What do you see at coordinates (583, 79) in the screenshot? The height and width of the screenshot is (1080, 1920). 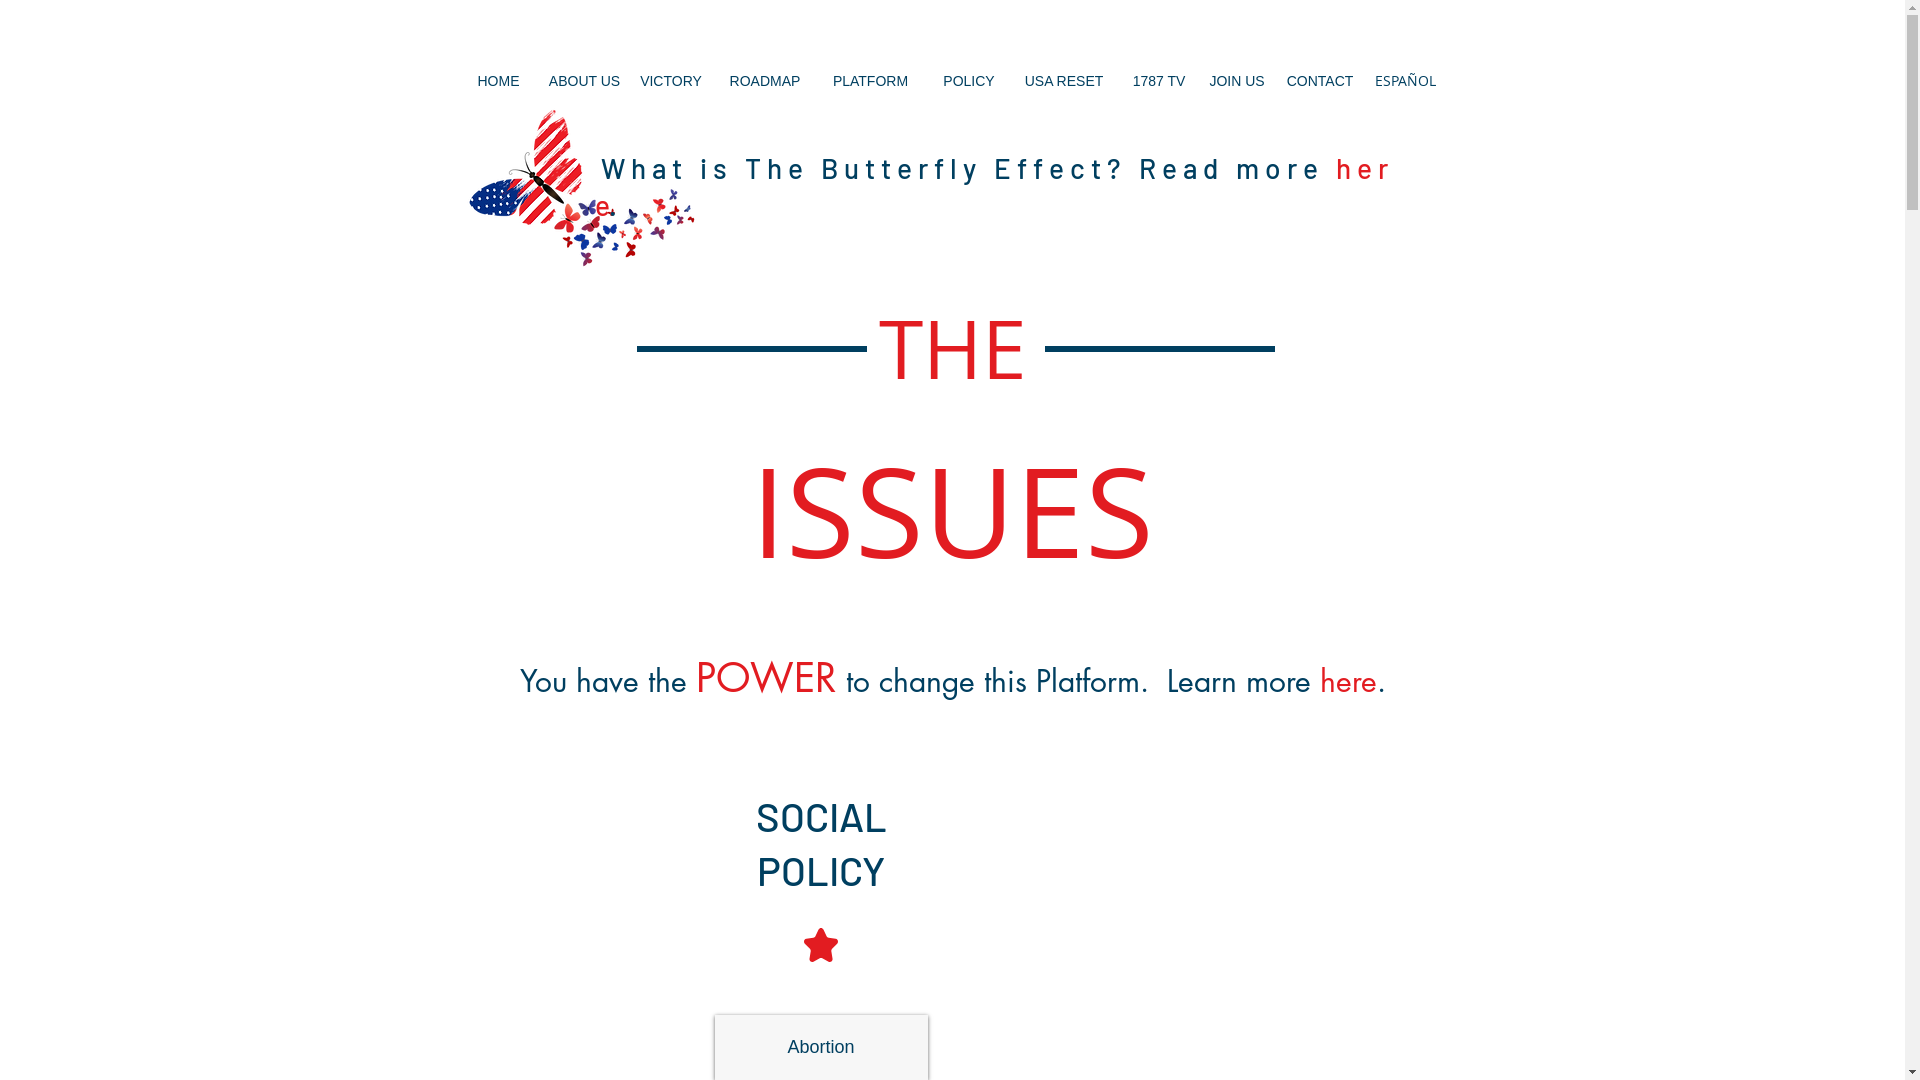 I see `'ABOUT US'` at bounding box center [583, 79].